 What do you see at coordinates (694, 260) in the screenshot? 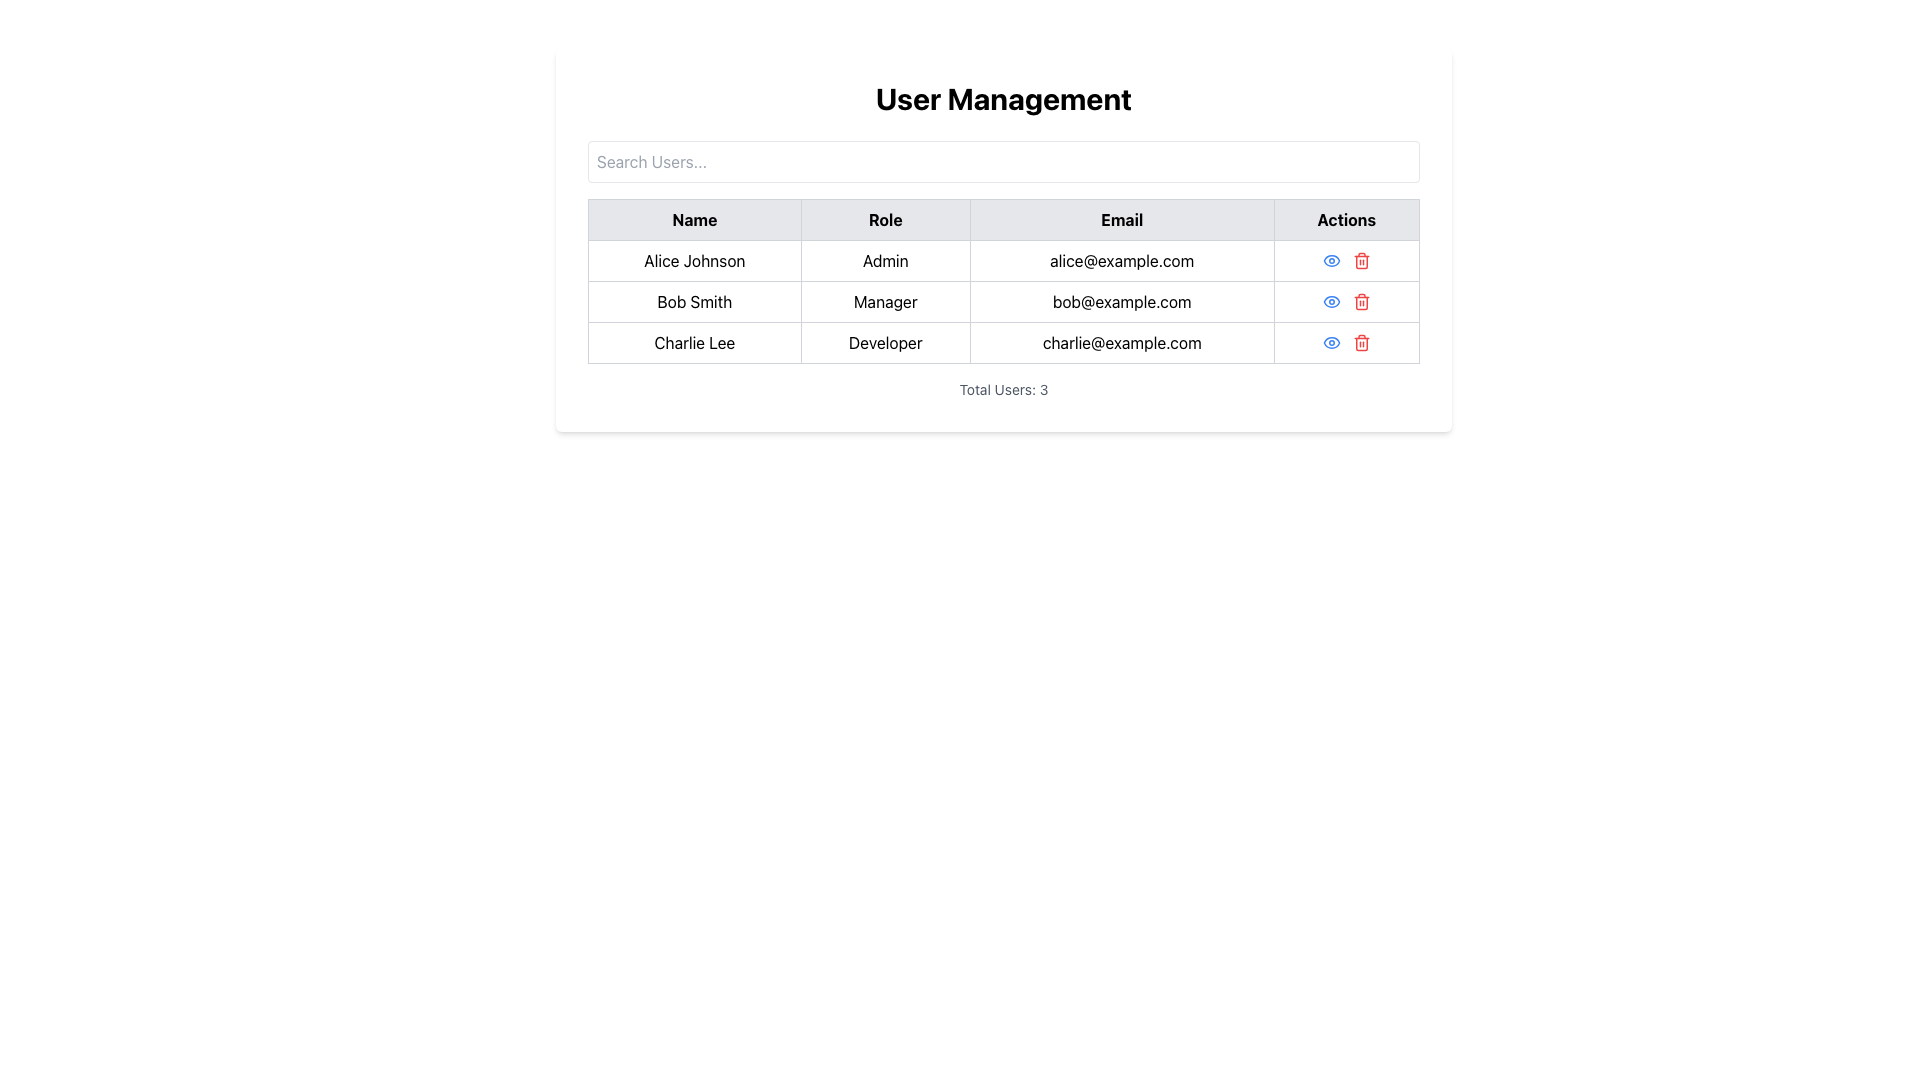
I see `the Text Label that displays the name 'Alice Johnson' in the user information table, located in the first row and first column under the 'Name' header` at bounding box center [694, 260].